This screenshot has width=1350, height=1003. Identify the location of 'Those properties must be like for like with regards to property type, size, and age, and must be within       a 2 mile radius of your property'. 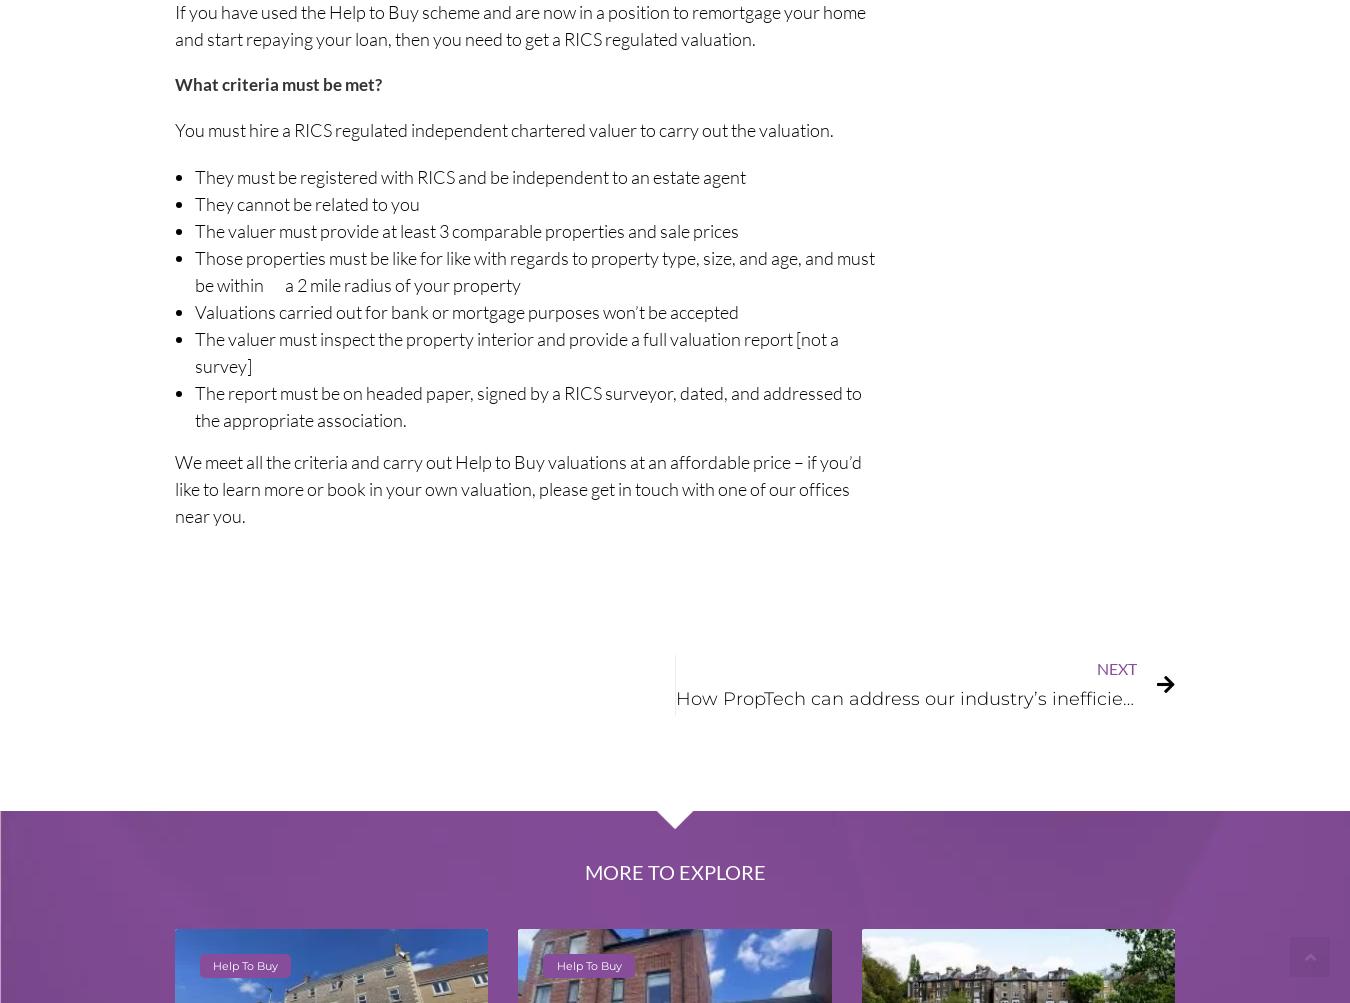
(534, 270).